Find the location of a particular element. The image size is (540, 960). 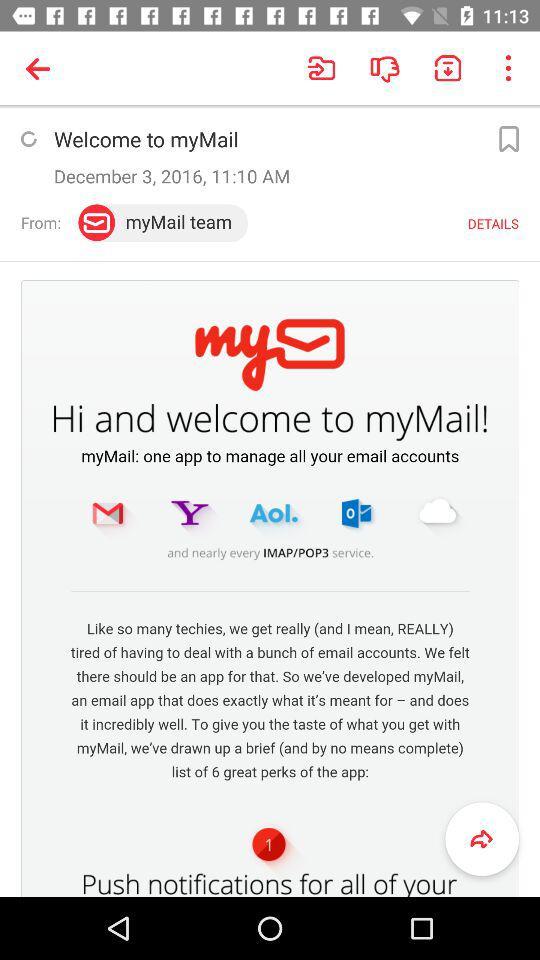

right arrow at the bottom is located at coordinates (481, 839).